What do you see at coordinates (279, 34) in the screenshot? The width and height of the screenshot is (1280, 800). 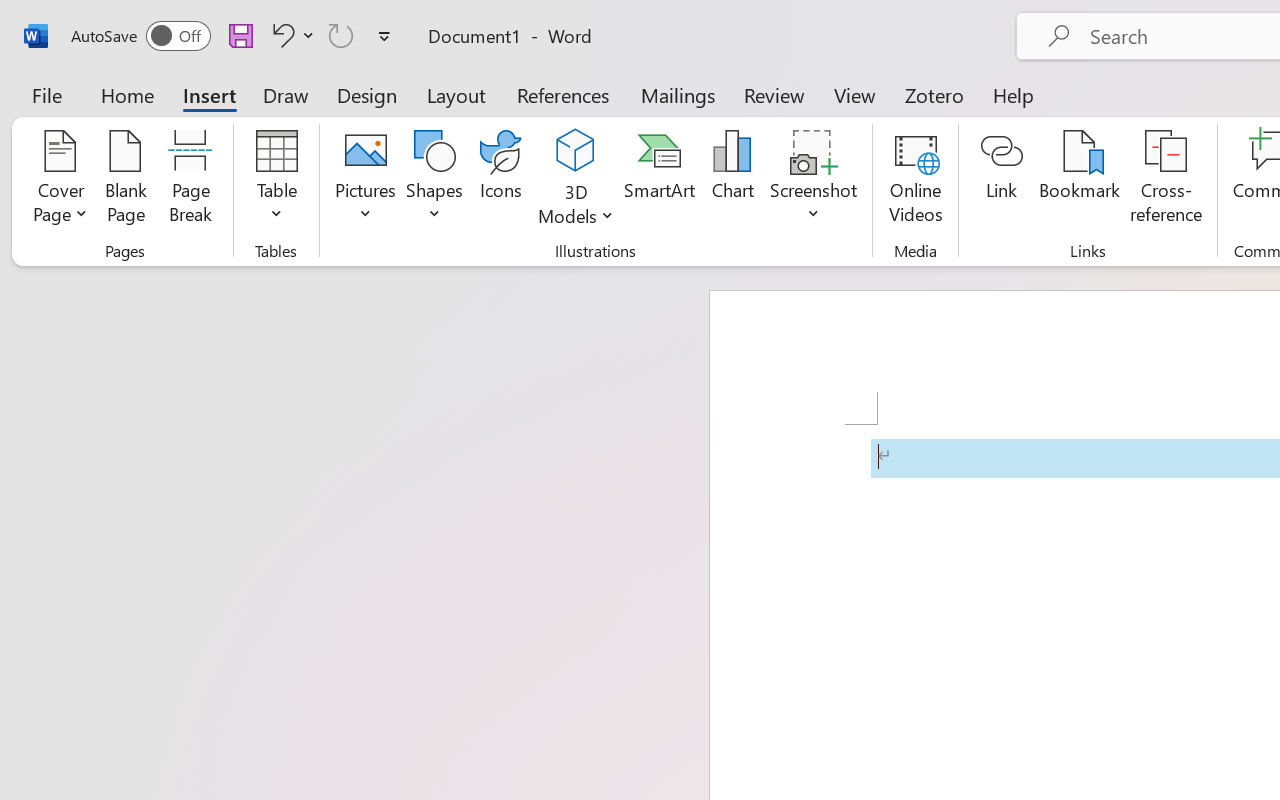 I see `'Undo Apply Quick Style'` at bounding box center [279, 34].